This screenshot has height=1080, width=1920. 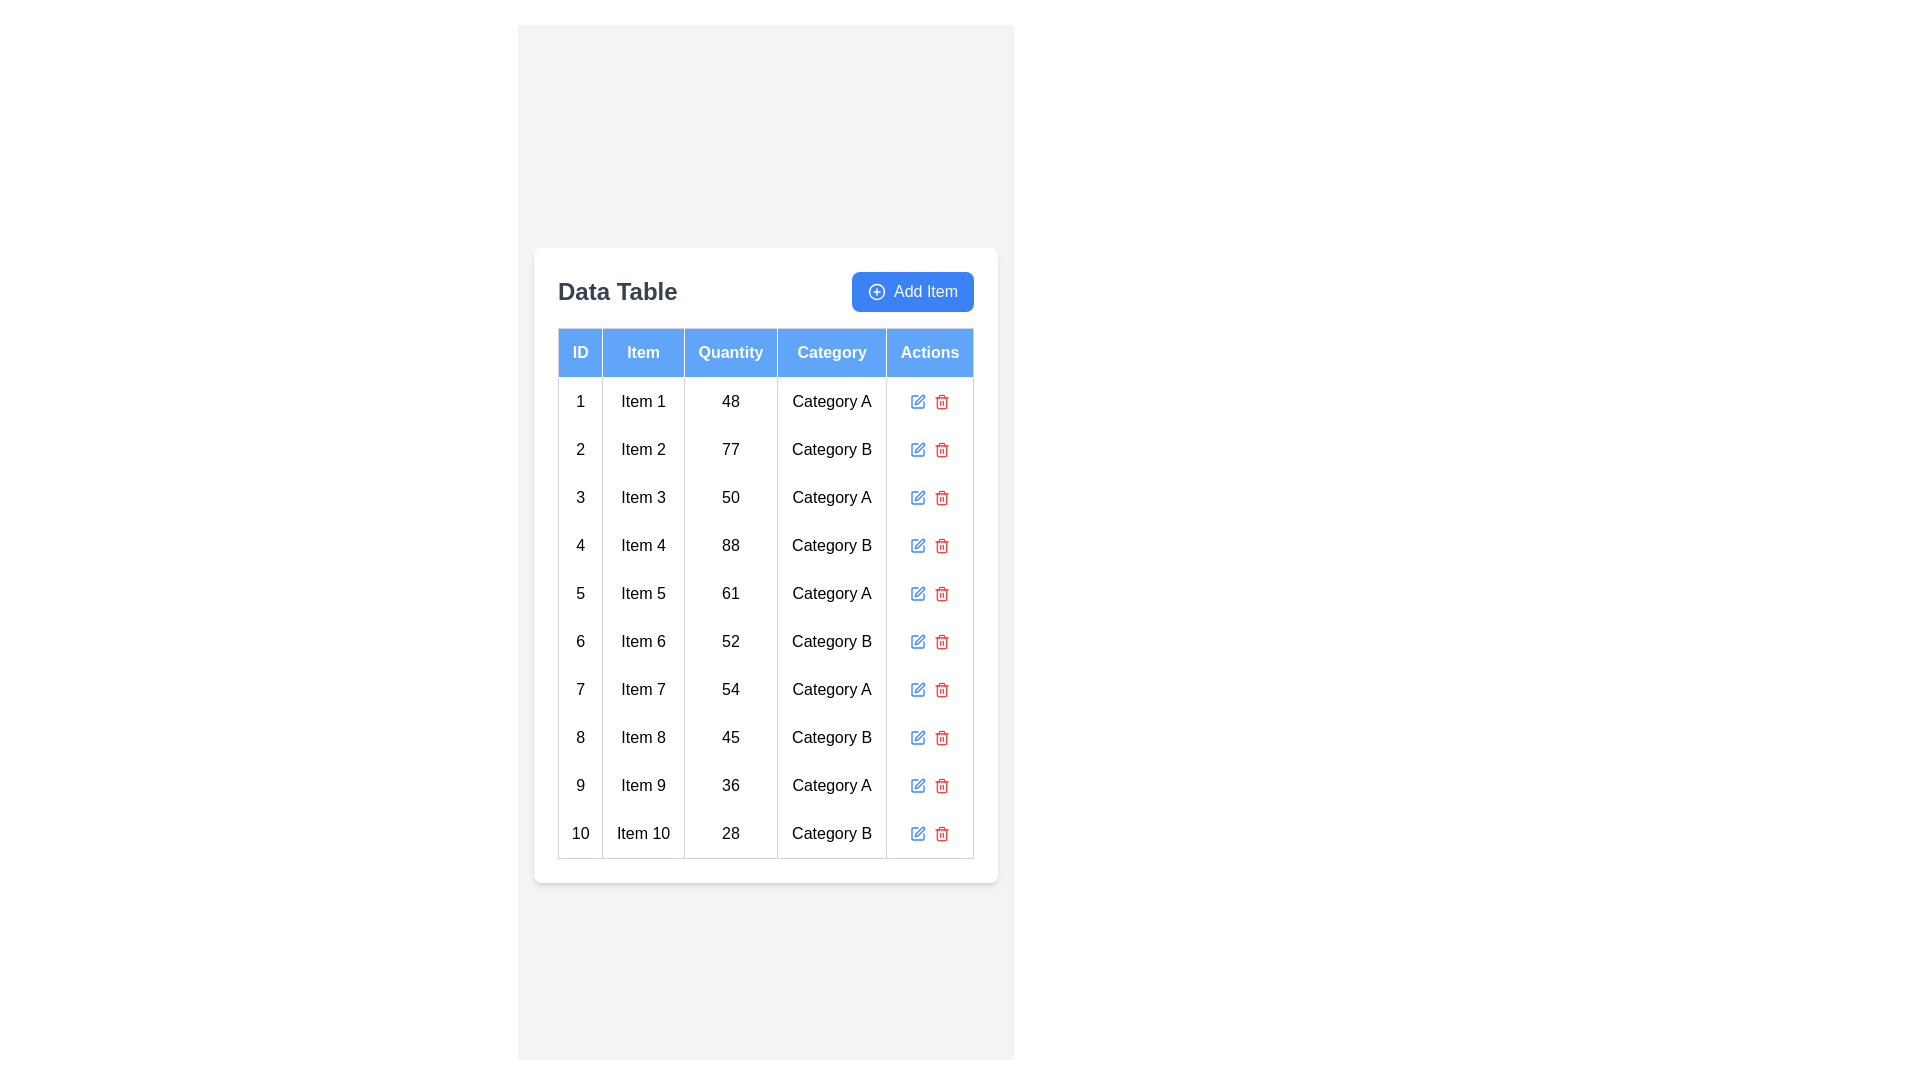 I want to click on the bold text '48' in the 'Quantity' column of the first row of the data table, so click(x=729, y=401).